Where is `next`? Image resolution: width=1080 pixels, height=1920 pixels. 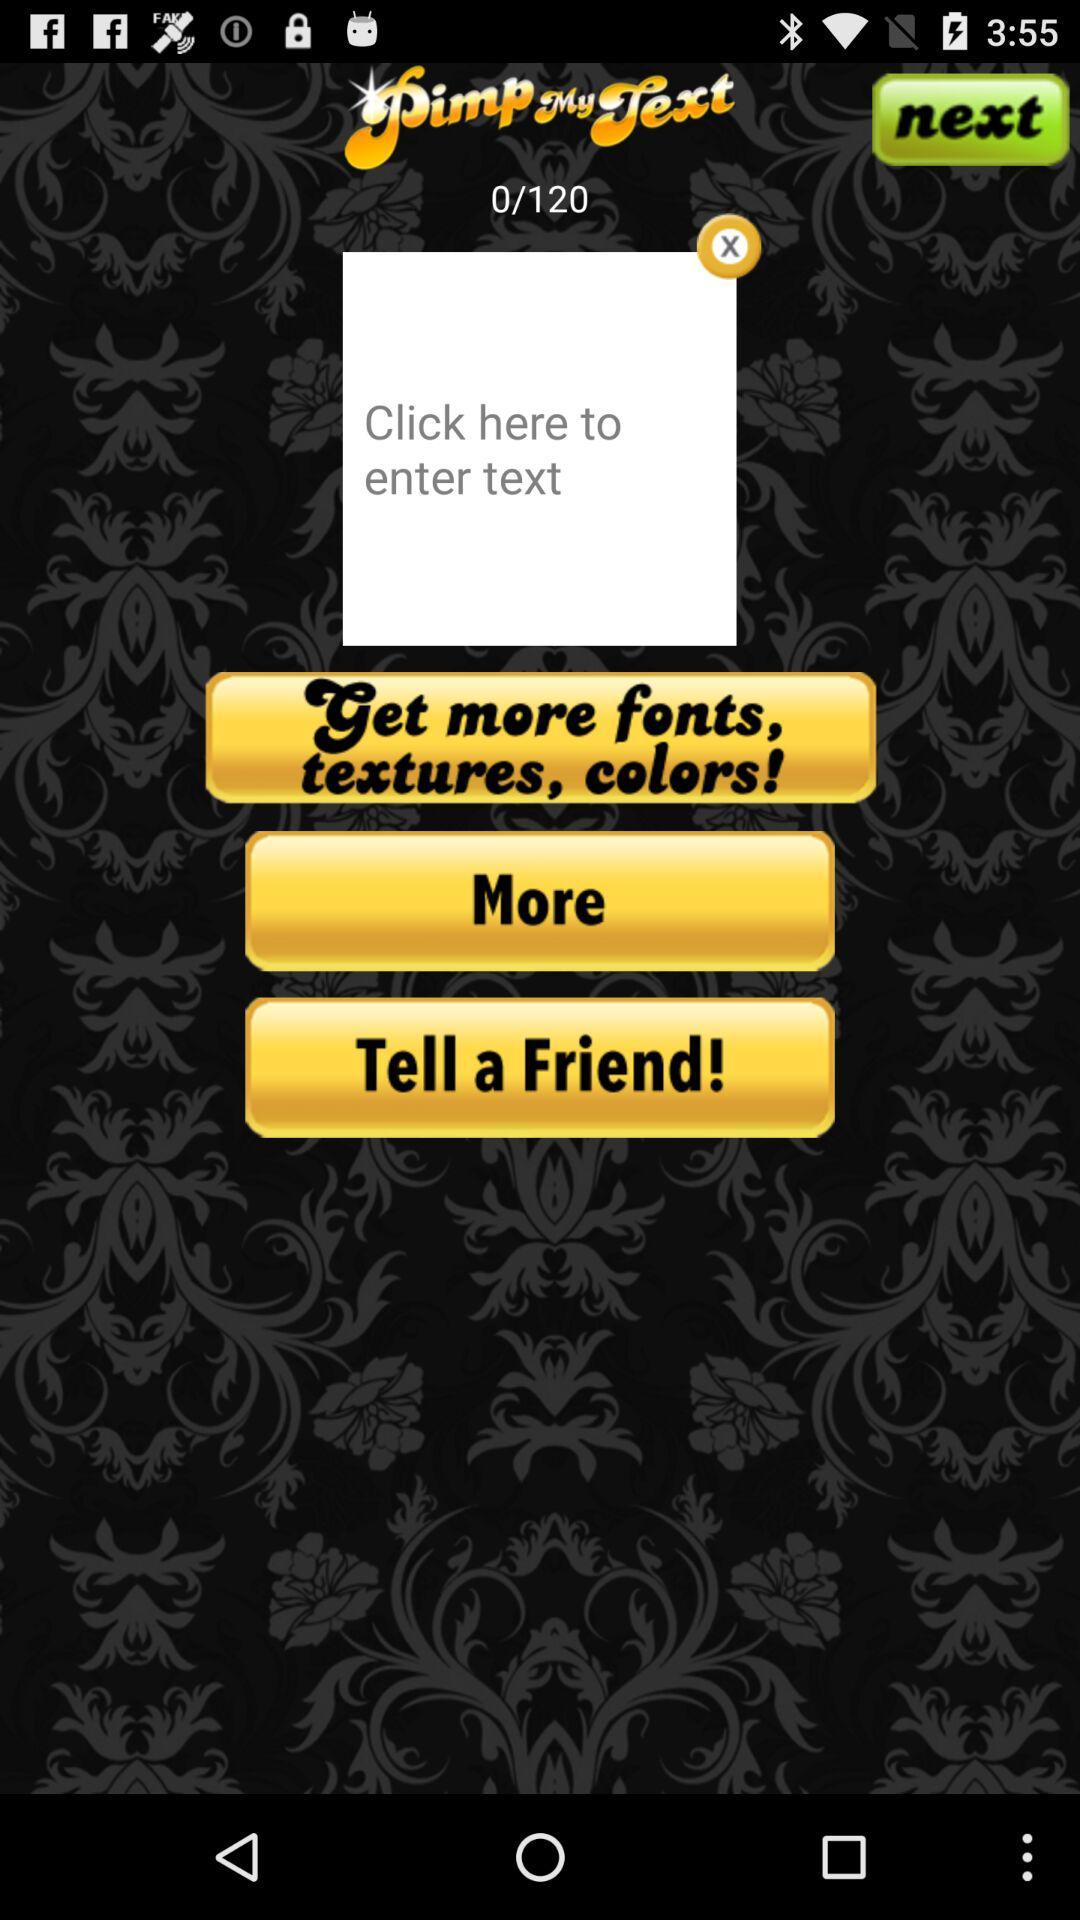 next is located at coordinates (969, 118).